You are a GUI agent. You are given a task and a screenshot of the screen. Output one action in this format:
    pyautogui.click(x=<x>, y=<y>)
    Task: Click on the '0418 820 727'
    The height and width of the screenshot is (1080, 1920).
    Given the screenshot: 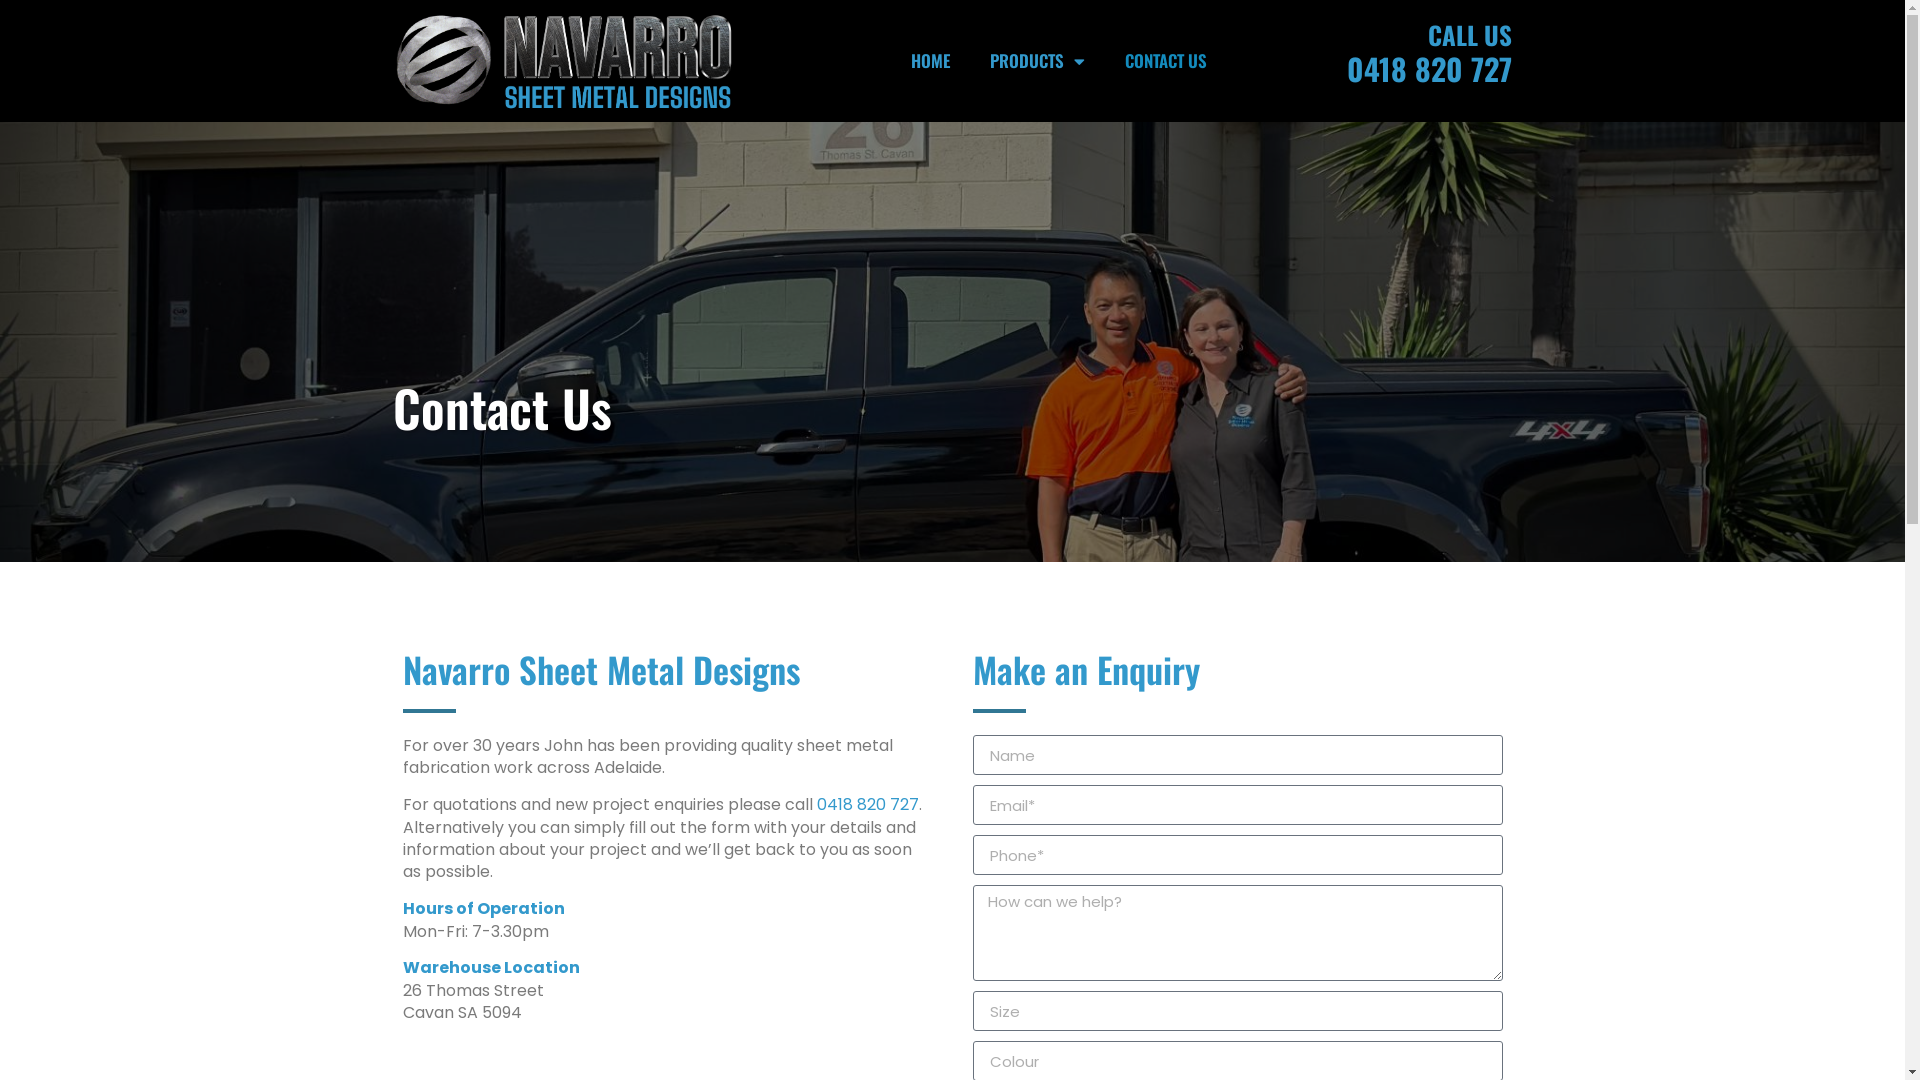 What is the action you would take?
    pyautogui.click(x=867, y=803)
    